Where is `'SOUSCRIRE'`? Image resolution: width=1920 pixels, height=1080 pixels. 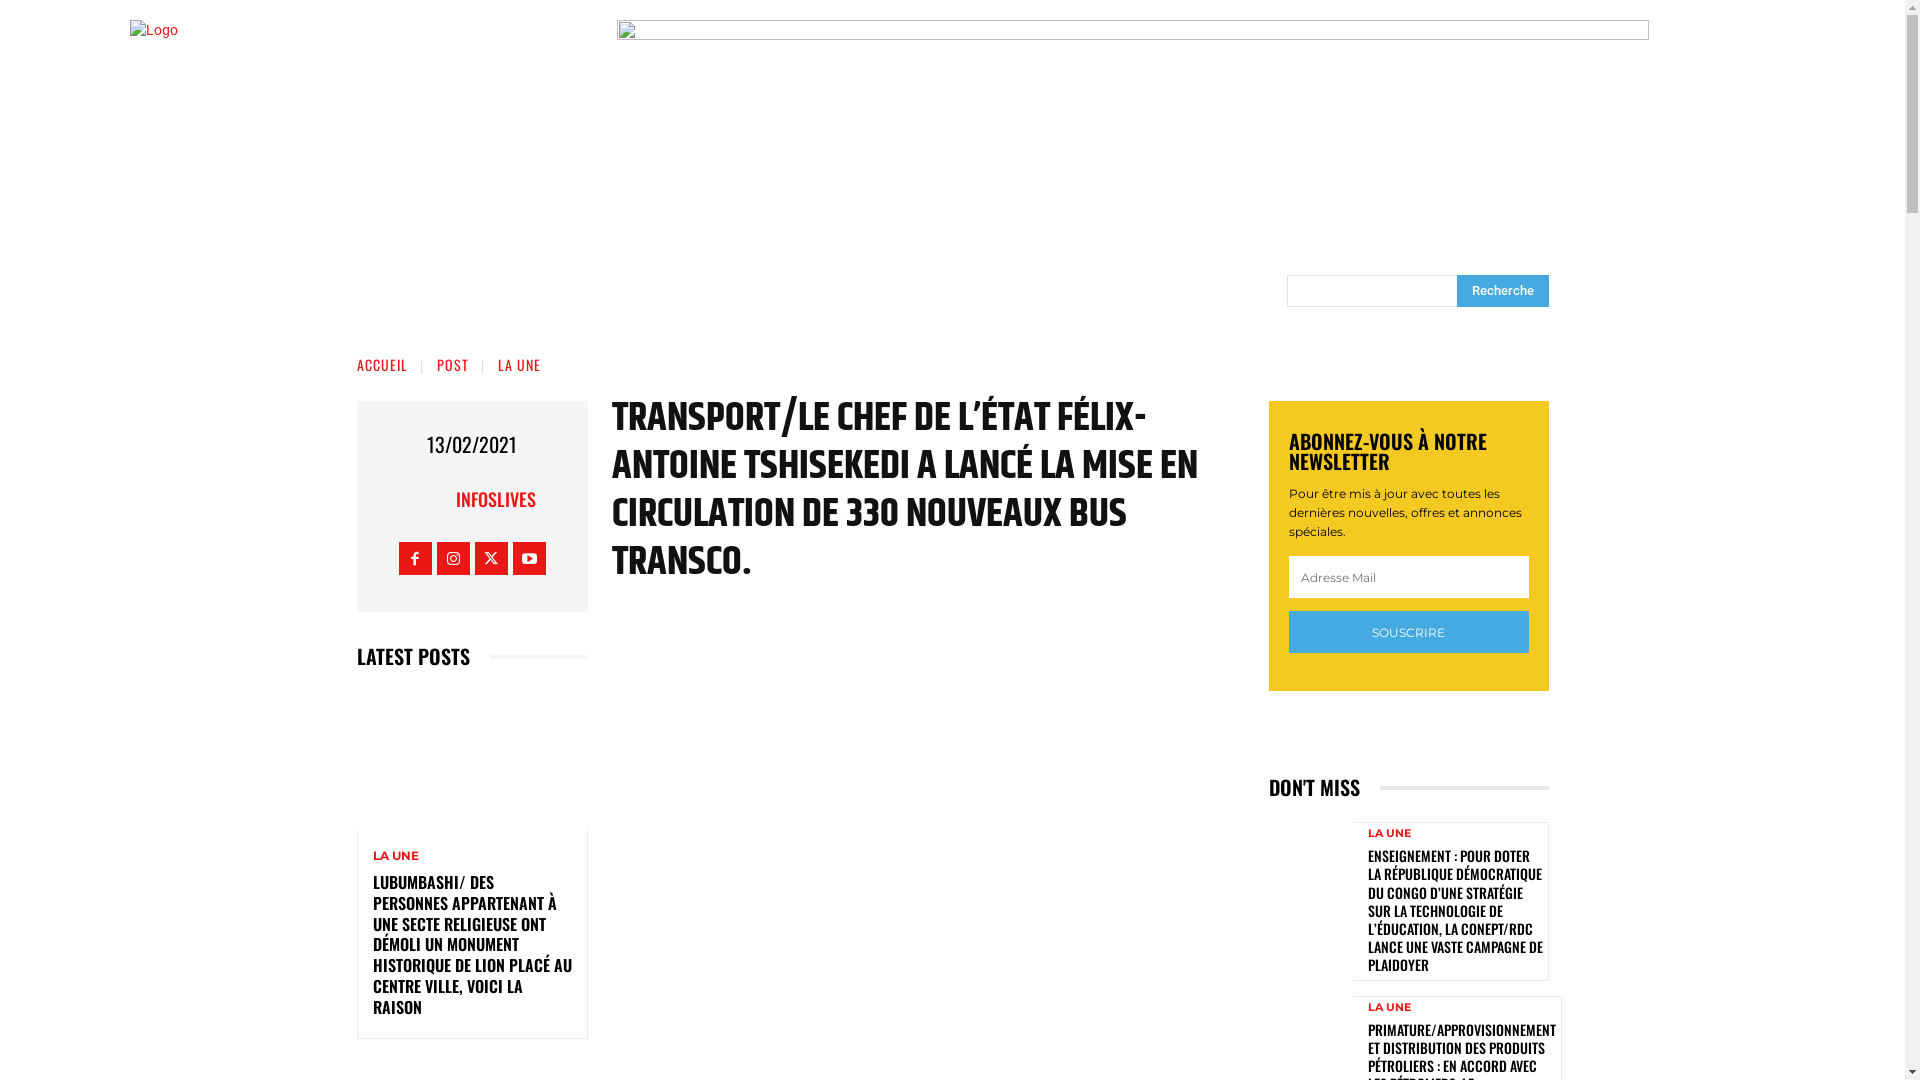
'SOUSCRIRE' is located at coordinates (1406, 632).